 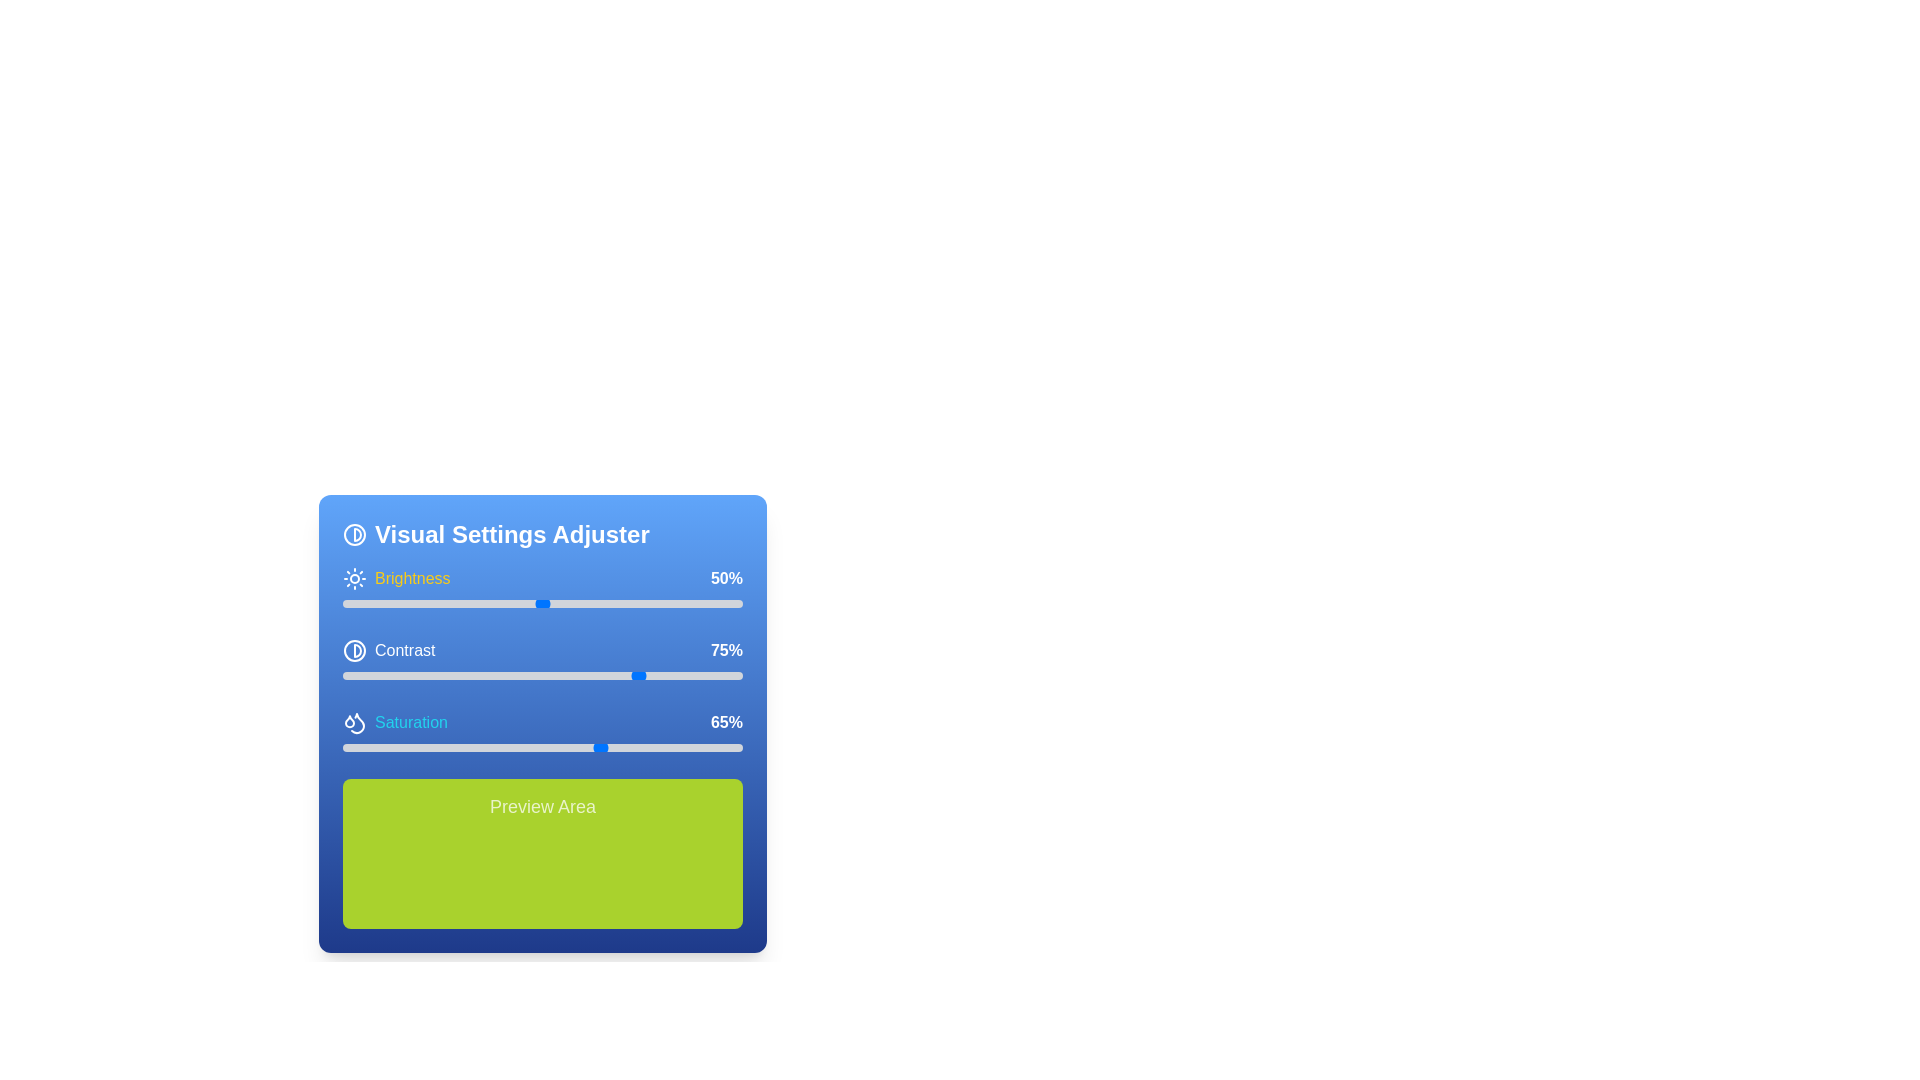 What do you see at coordinates (647, 748) in the screenshot?
I see `saturation` at bounding box center [647, 748].